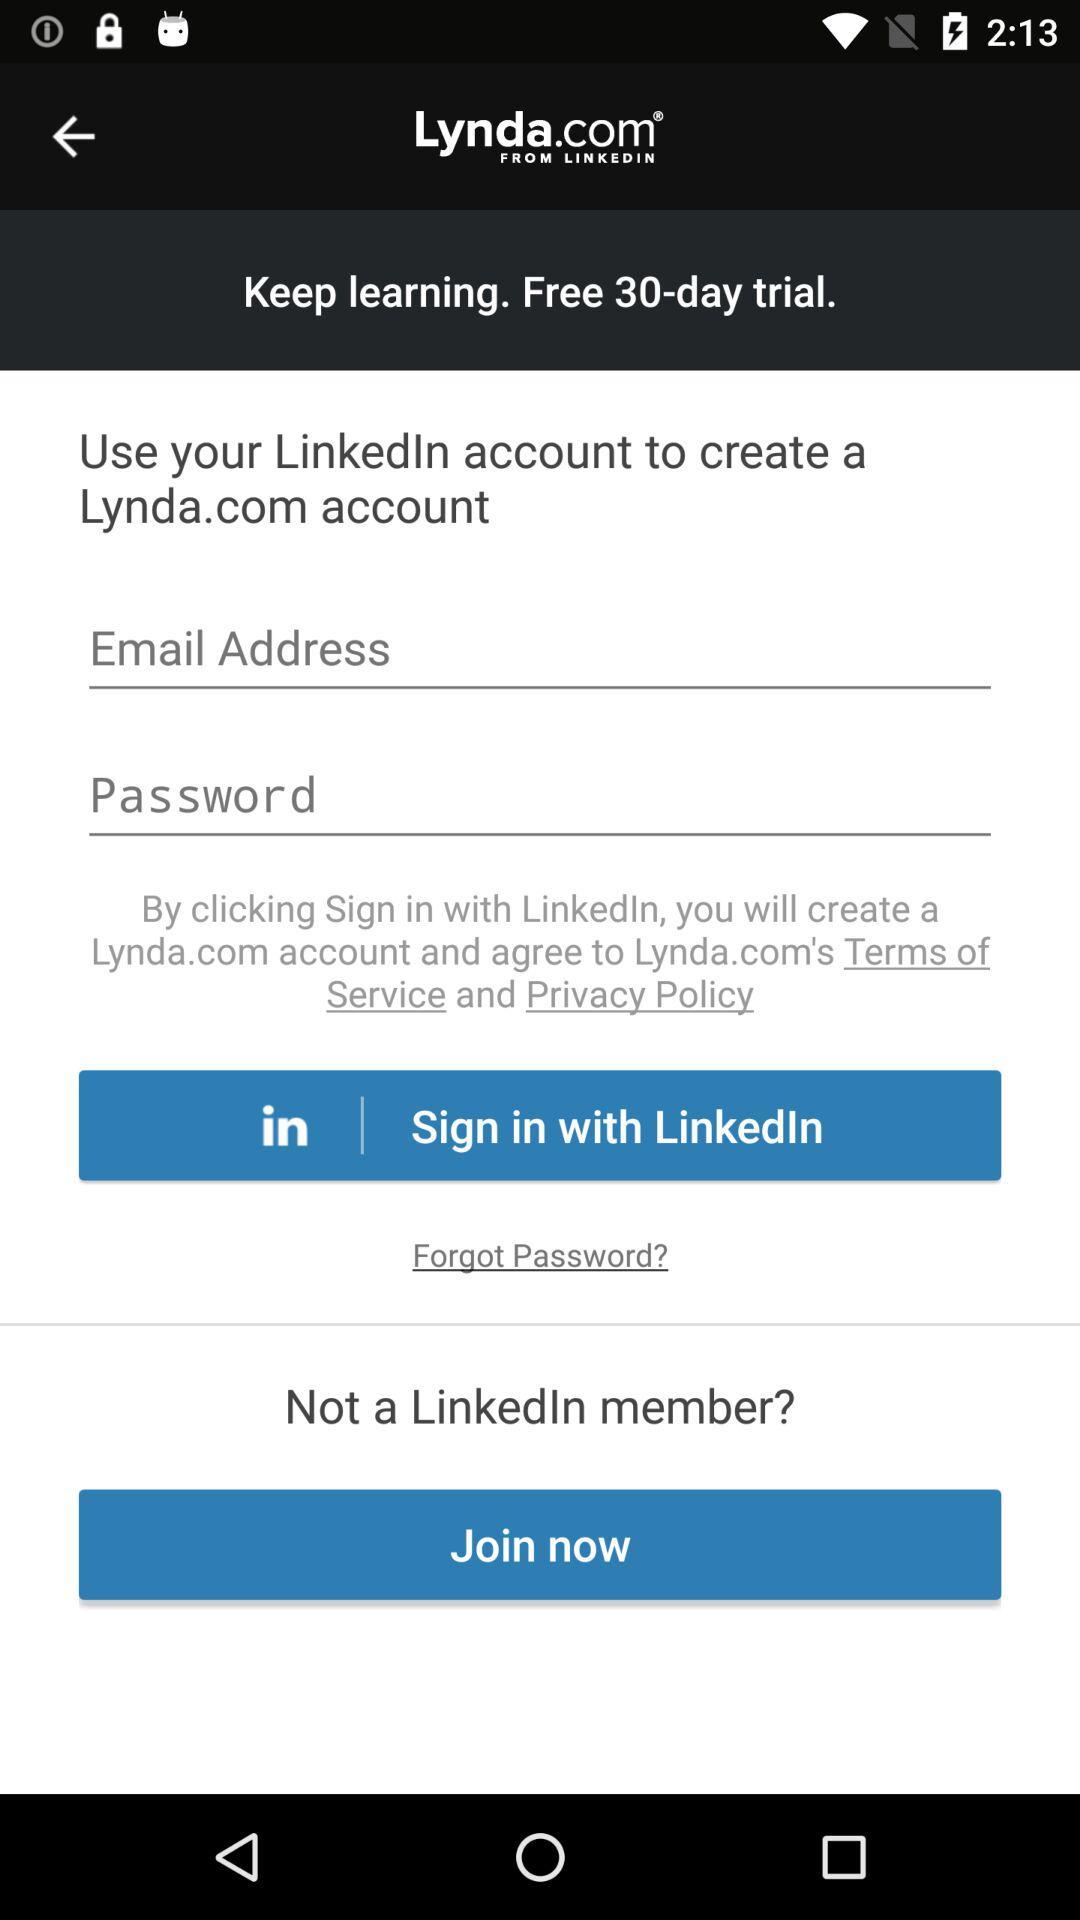  Describe the element at coordinates (540, 1543) in the screenshot. I see `the join now item` at that location.